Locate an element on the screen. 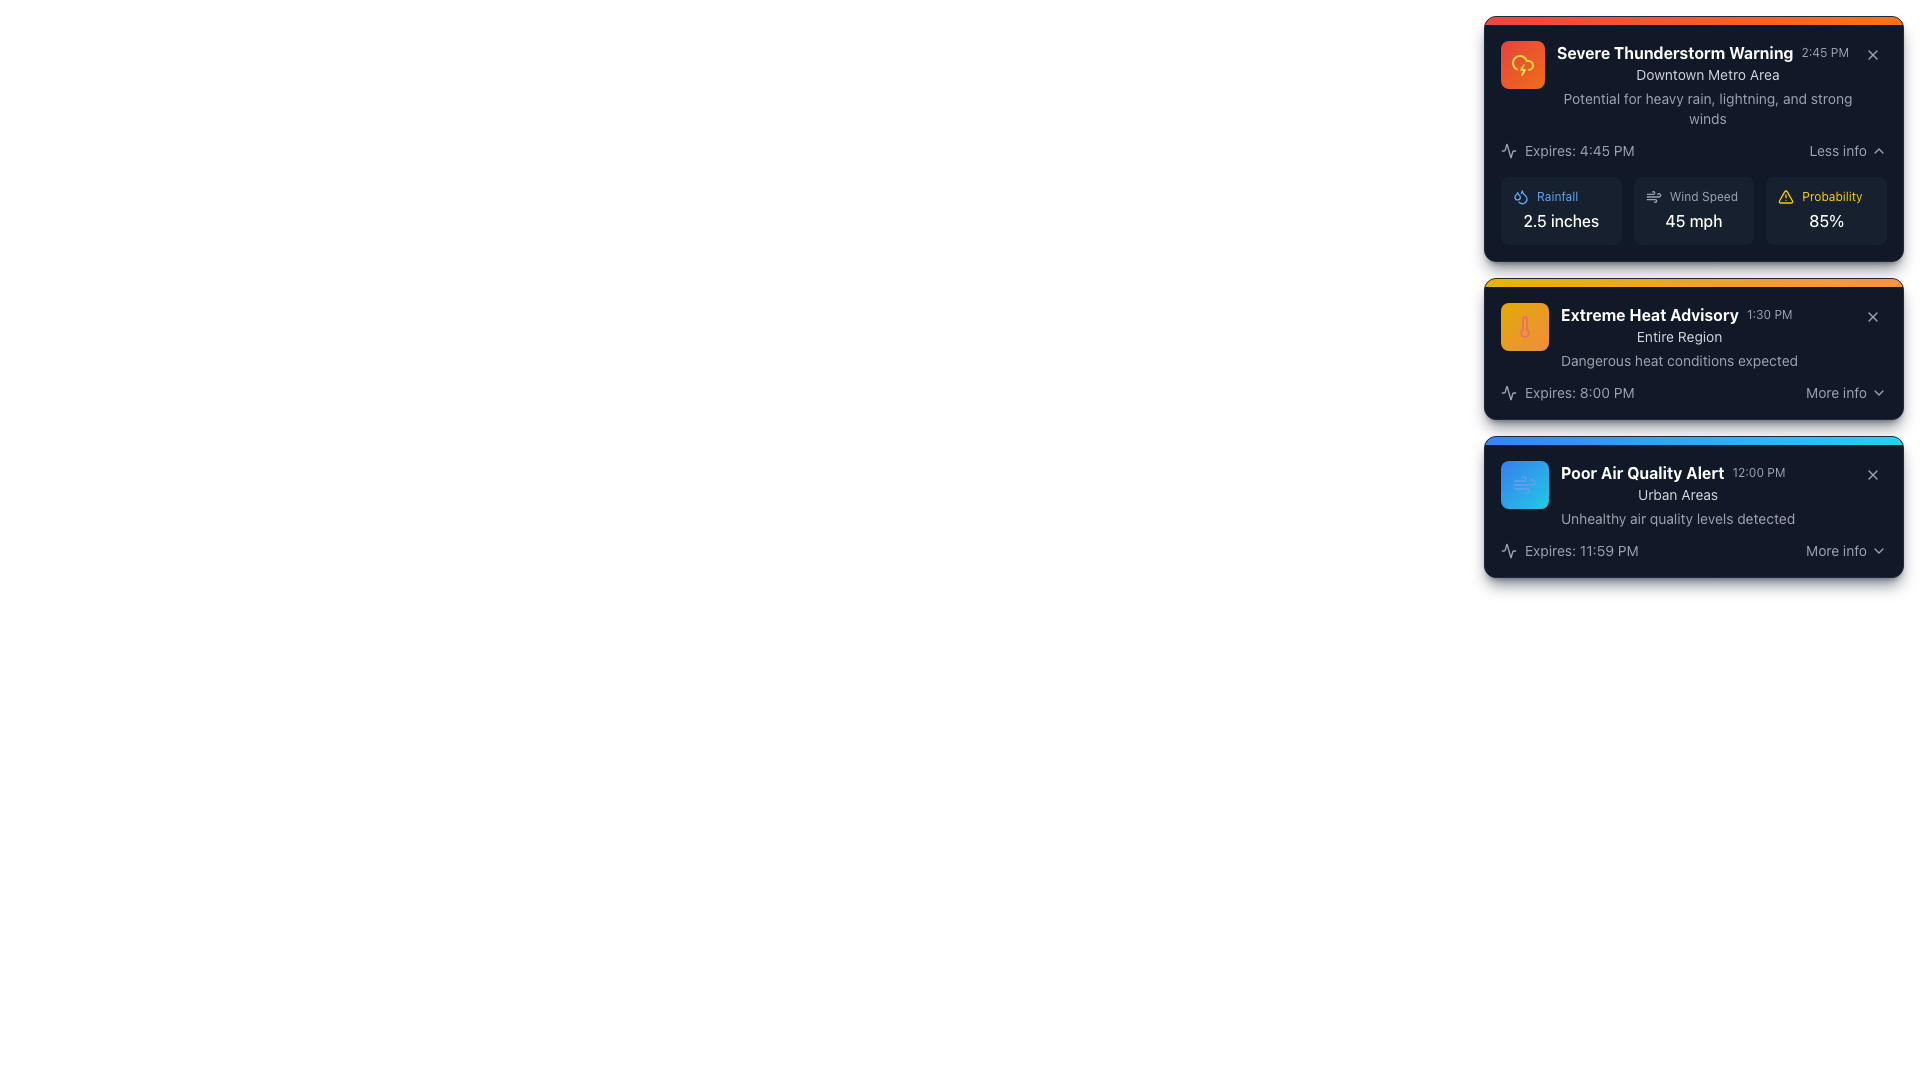 Image resolution: width=1920 pixels, height=1080 pixels. the chevron-down icon located within the 'More info' label at the bottom right corner of the 'Extreme Heat Advisory' card is located at coordinates (1877, 393).